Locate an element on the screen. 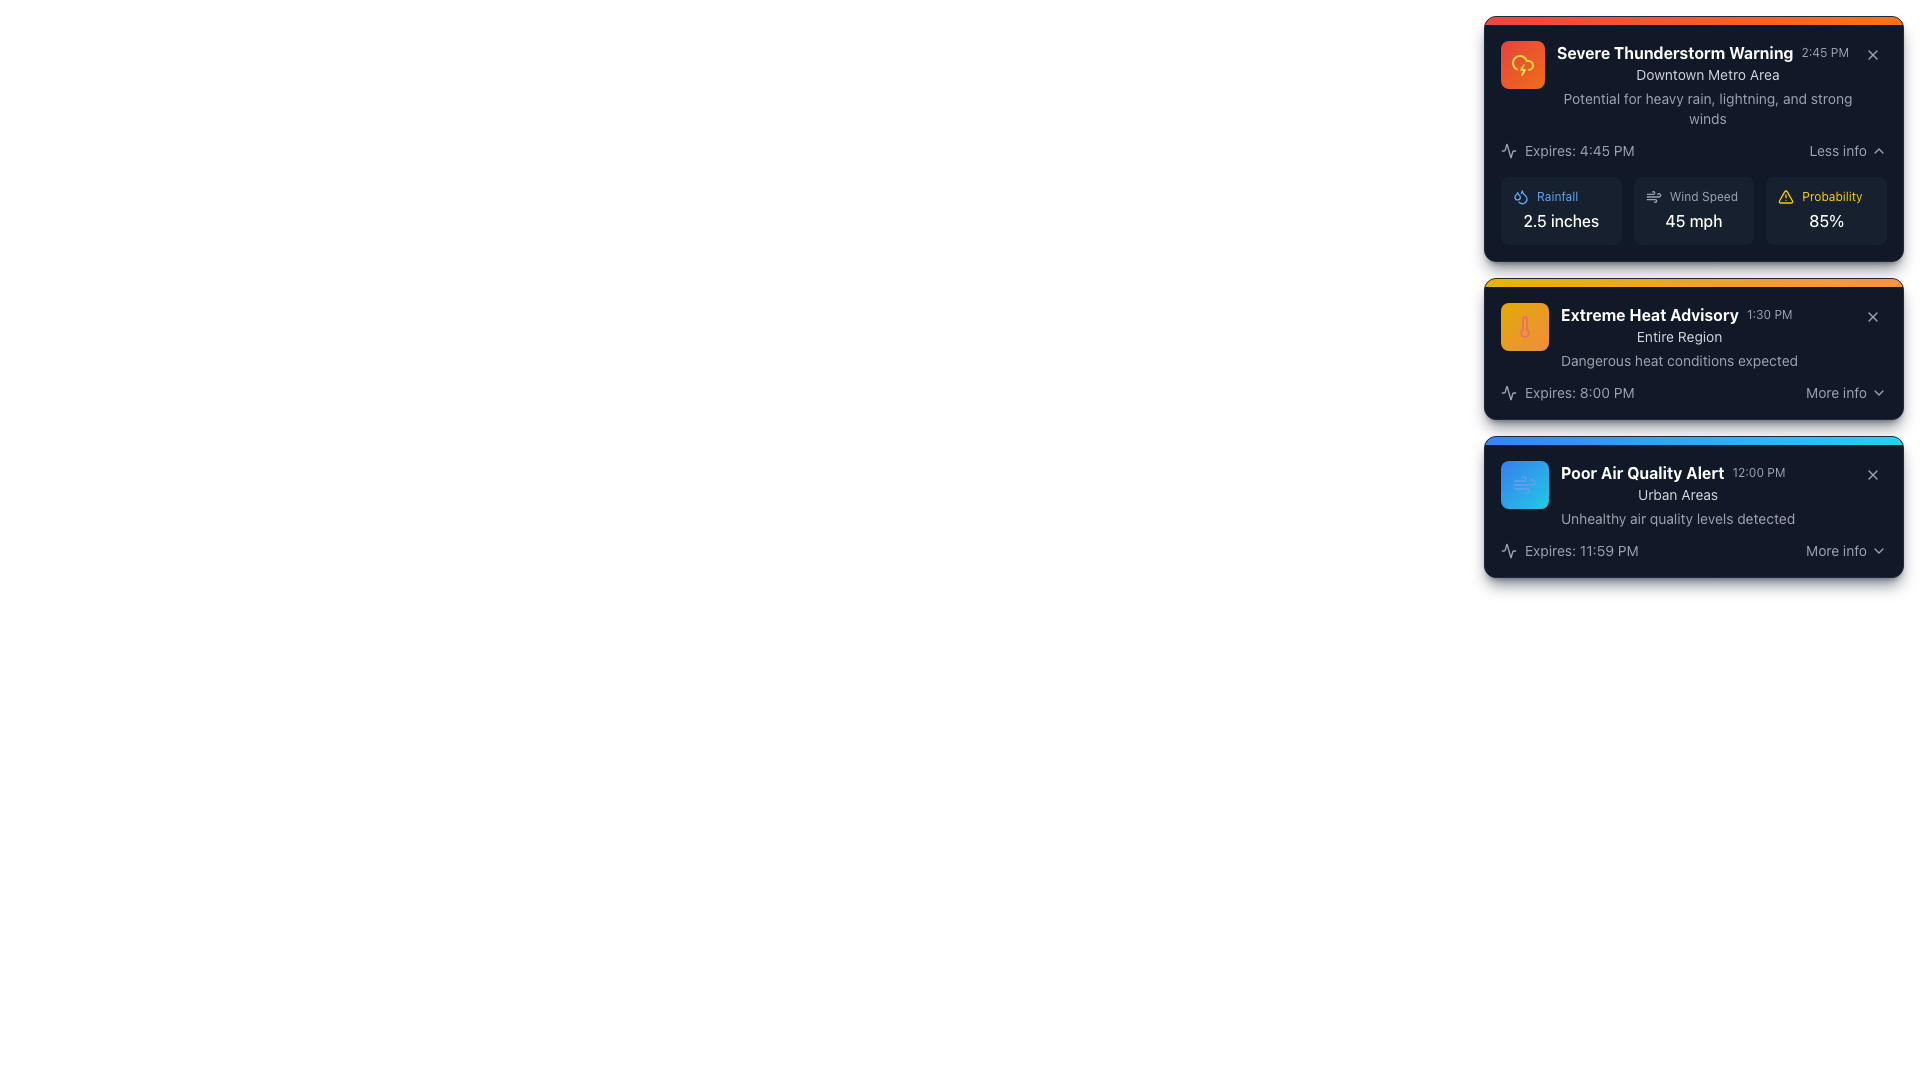 Image resolution: width=1920 pixels, height=1080 pixels. the chevron-down icon located within the 'More info' label at the bottom right corner of the 'Extreme Heat Advisory' card is located at coordinates (1877, 393).